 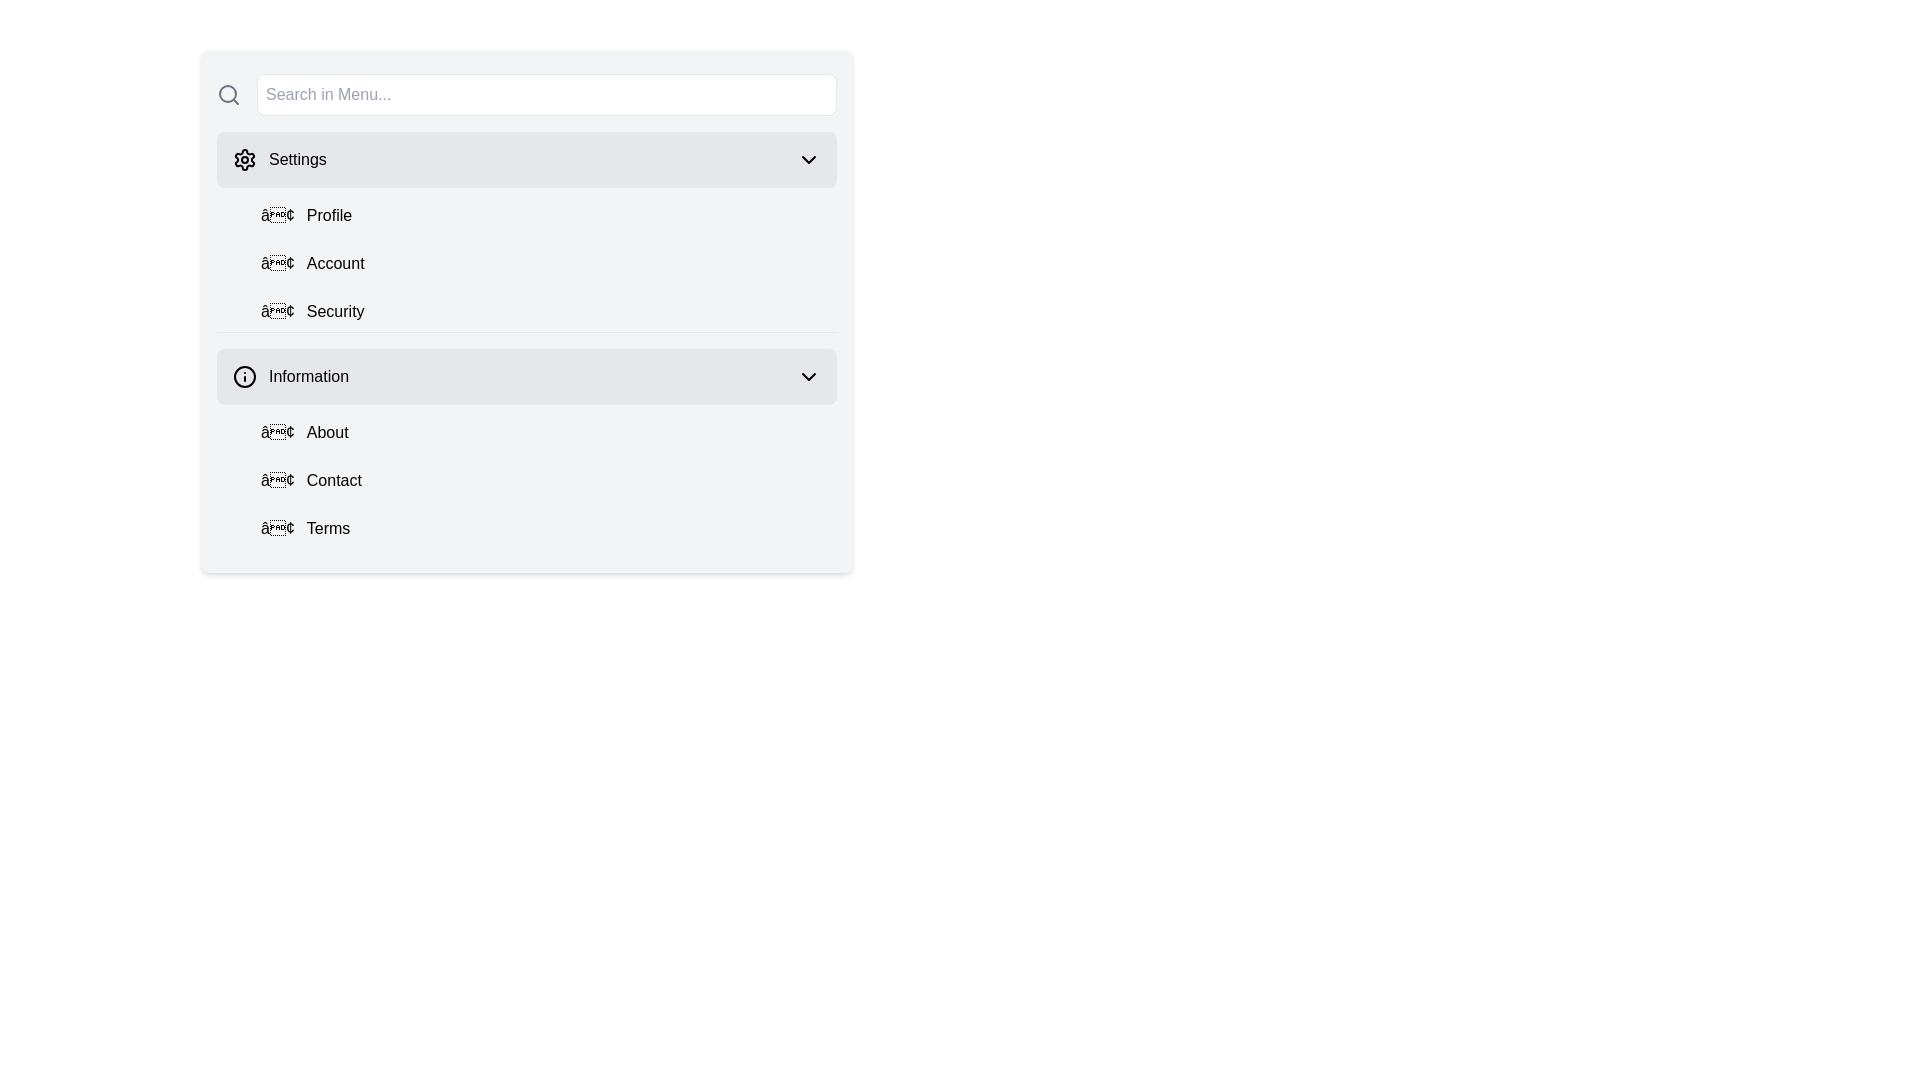 What do you see at coordinates (335, 262) in the screenshot?
I see `the 'Account' text label` at bounding box center [335, 262].